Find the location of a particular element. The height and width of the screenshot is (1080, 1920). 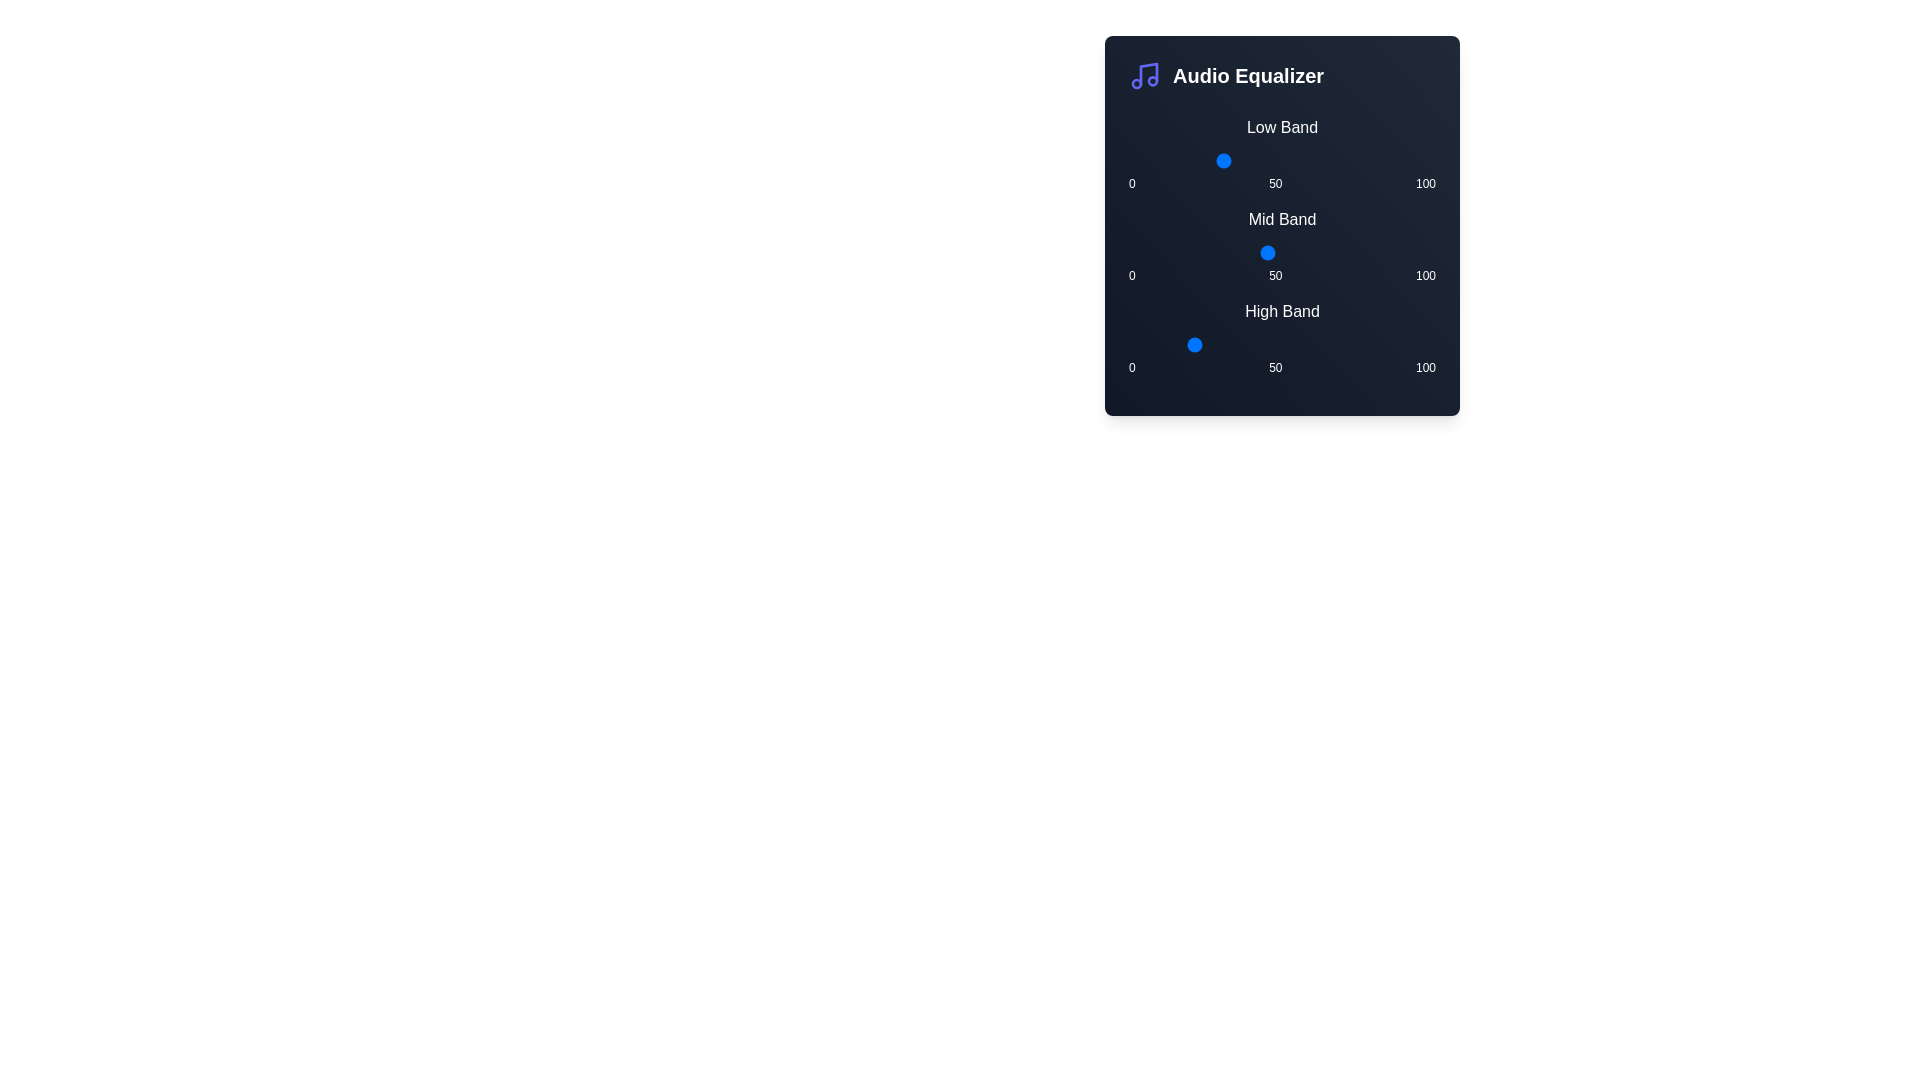

the Mid Band slider to set its value to 5 is located at coordinates (1144, 252).